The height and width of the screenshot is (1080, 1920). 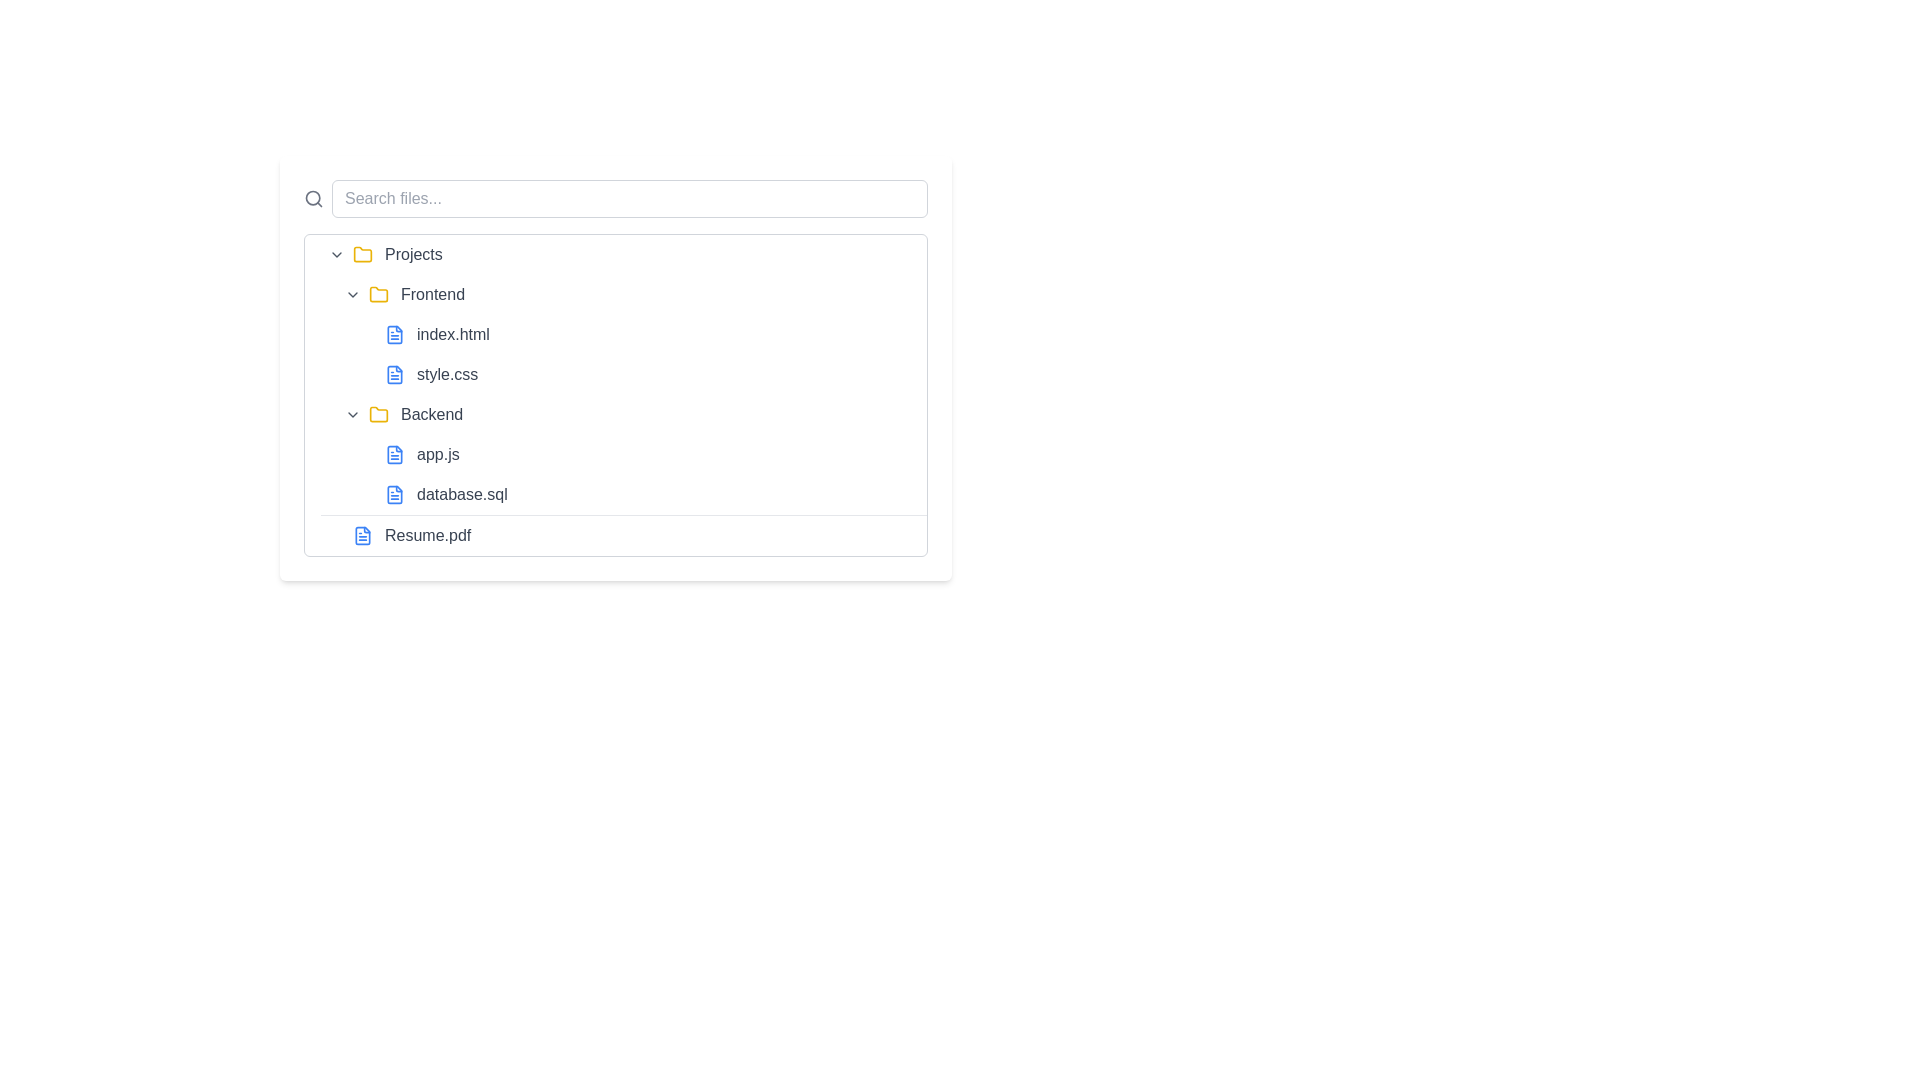 I want to click on to select the file entry labeled 'style.css' in the list of files within the 'Frontend' folder, so click(x=446, y=374).